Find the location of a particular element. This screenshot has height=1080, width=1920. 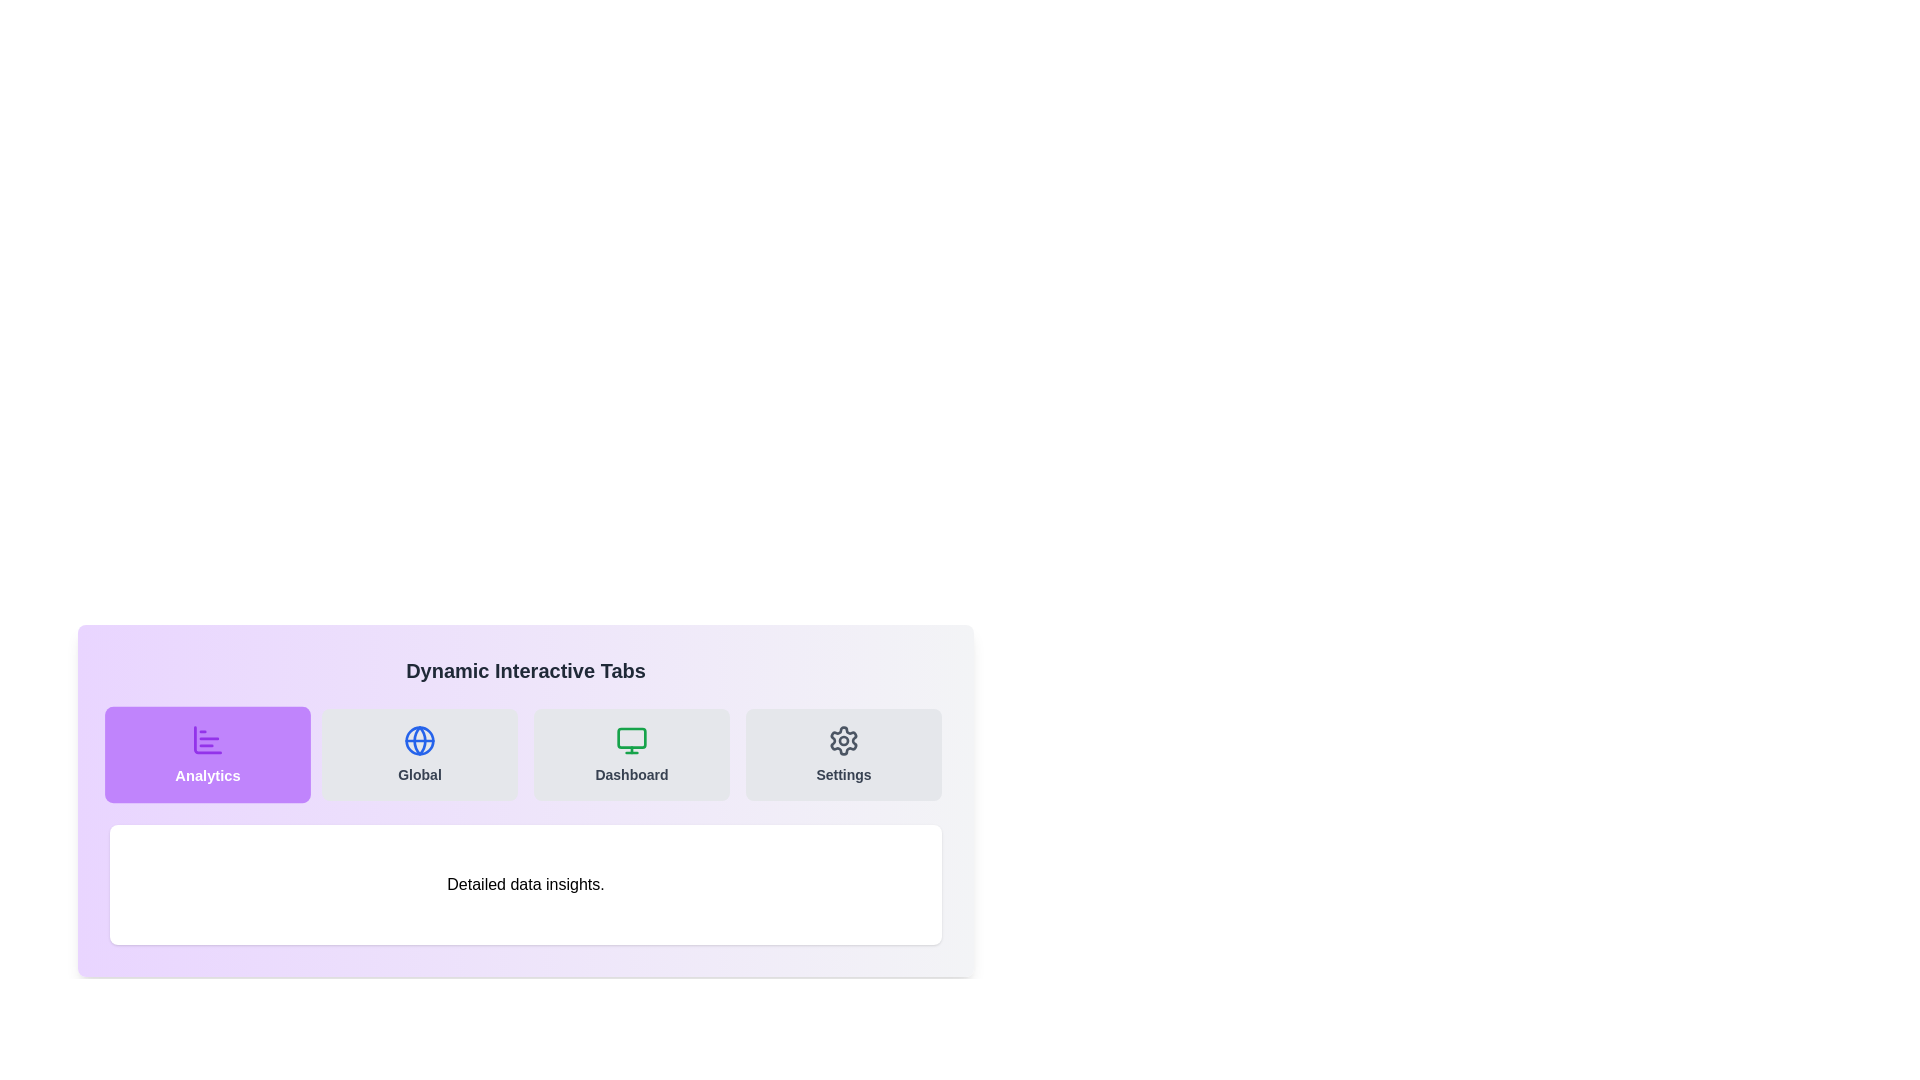

the 'Settings' button, which features a gear-like icon above bold text, located at the fourth position in a horizontal row of buttons is located at coordinates (844, 755).